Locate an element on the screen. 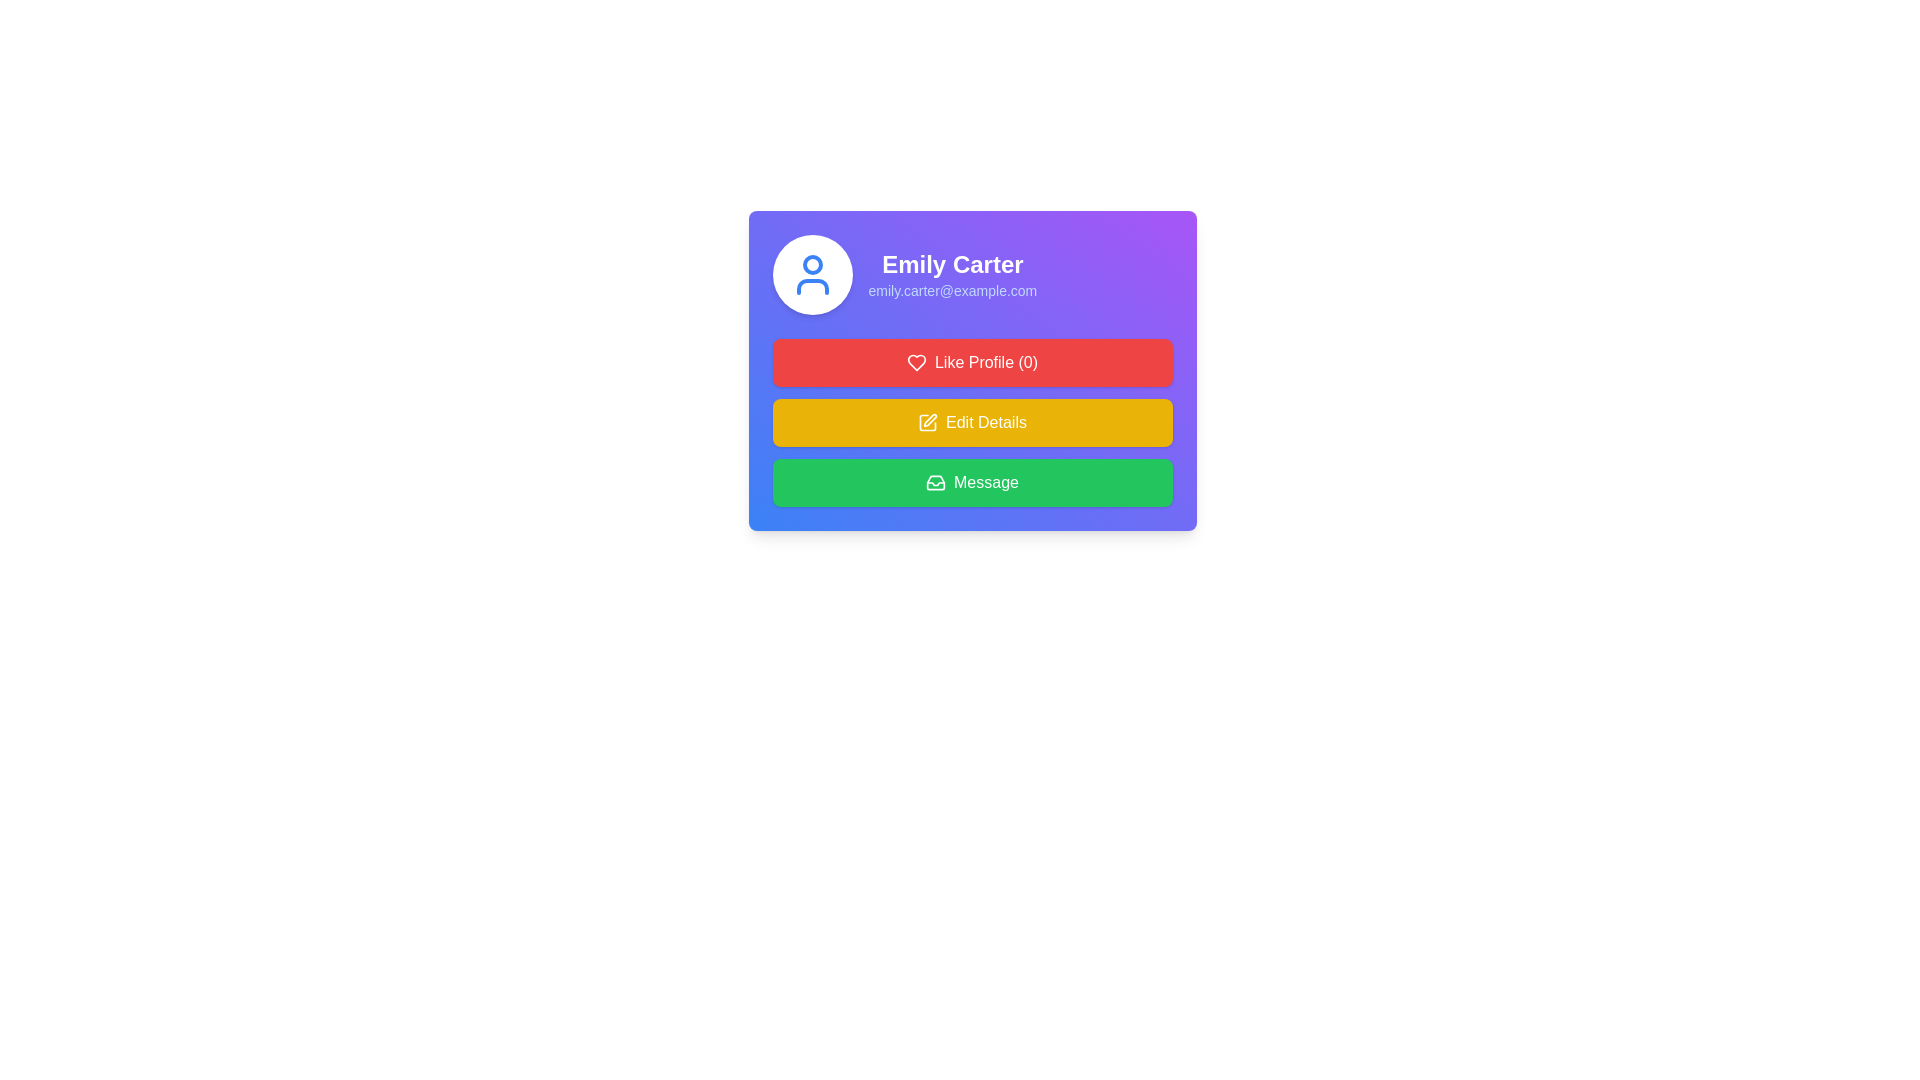 Image resolution: width=1920 pixels, height=1080 pixels. the Profile Summary Display element that includes a circular blue avatar icon and the text 'Emily Carter' with the email 'emily.carter@example.com' is located at coordinates (972, 274).